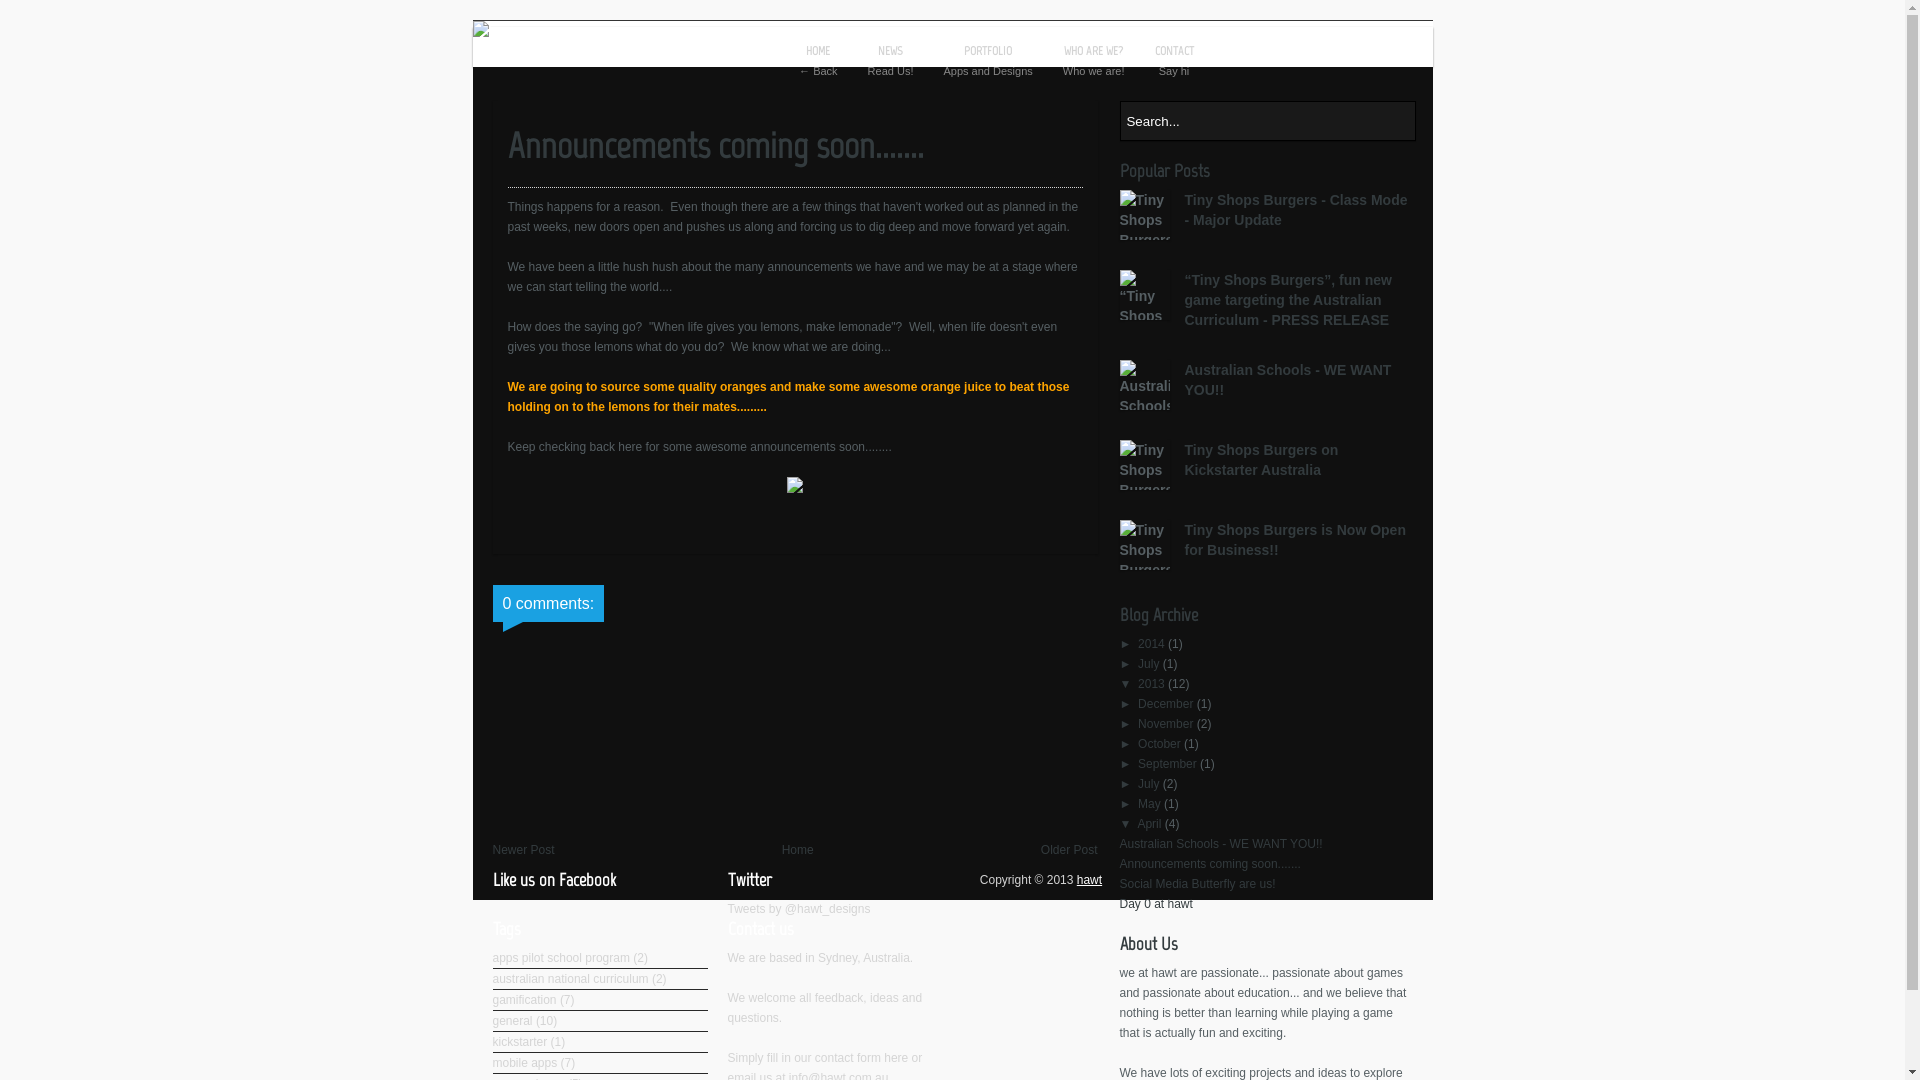  I want to click on 'May', so click(1137, 802).